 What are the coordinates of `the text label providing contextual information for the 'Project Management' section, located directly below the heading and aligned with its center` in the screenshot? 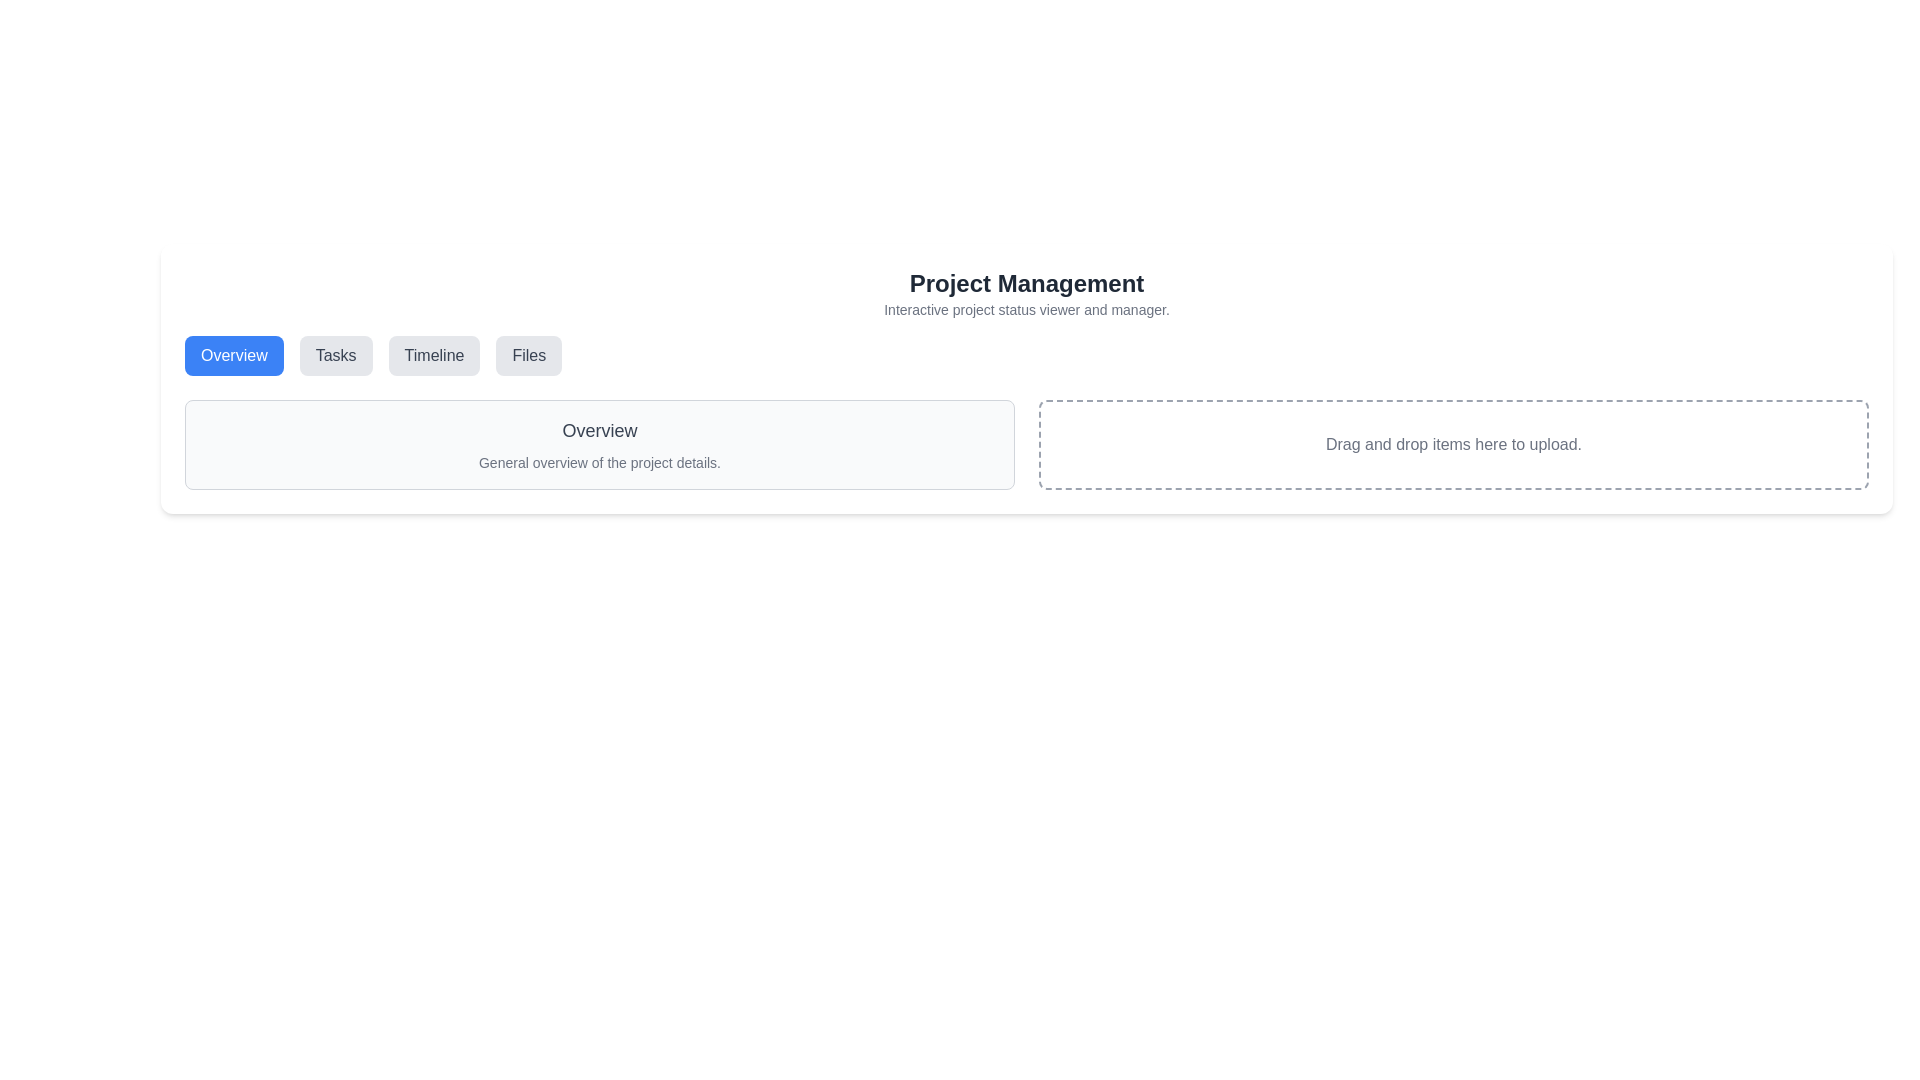 It's located at (1027, 309).